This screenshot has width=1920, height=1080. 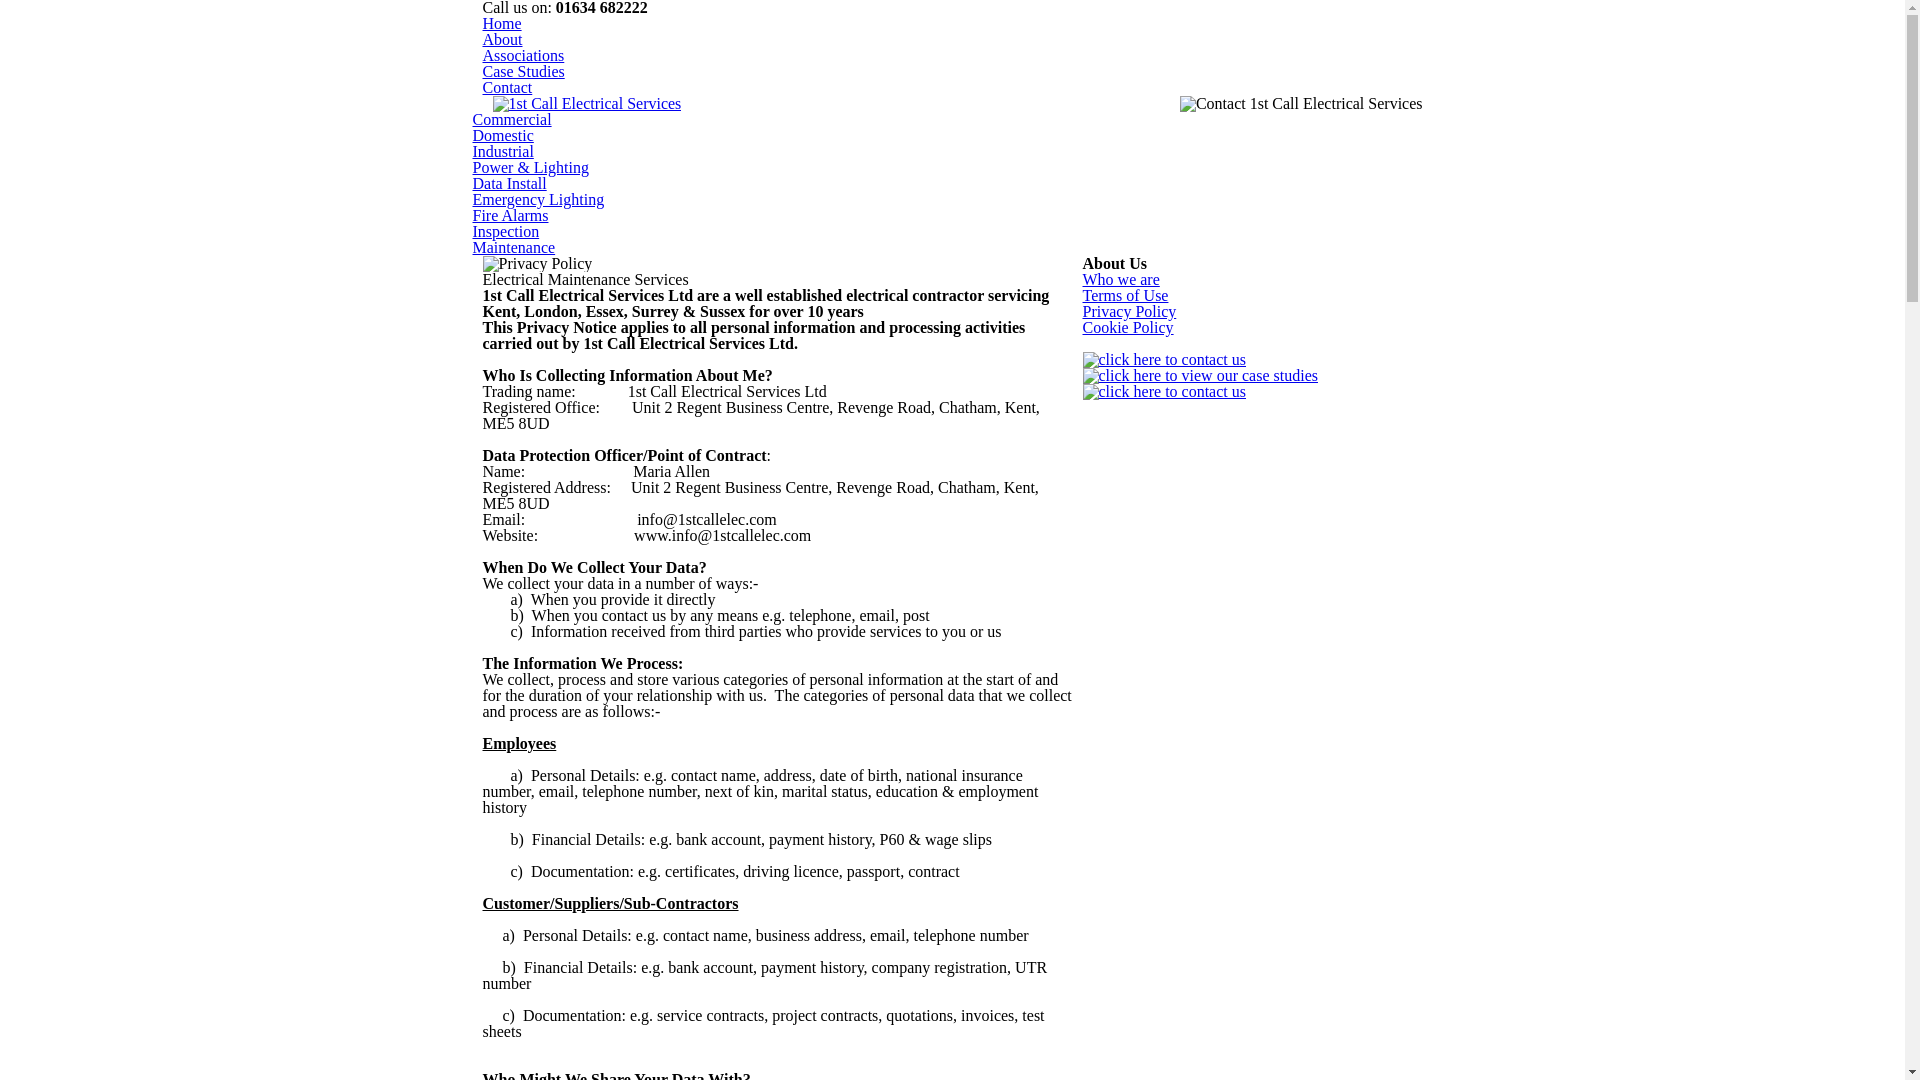 I want to click on 'Industrial', so click(x=502, y=150).